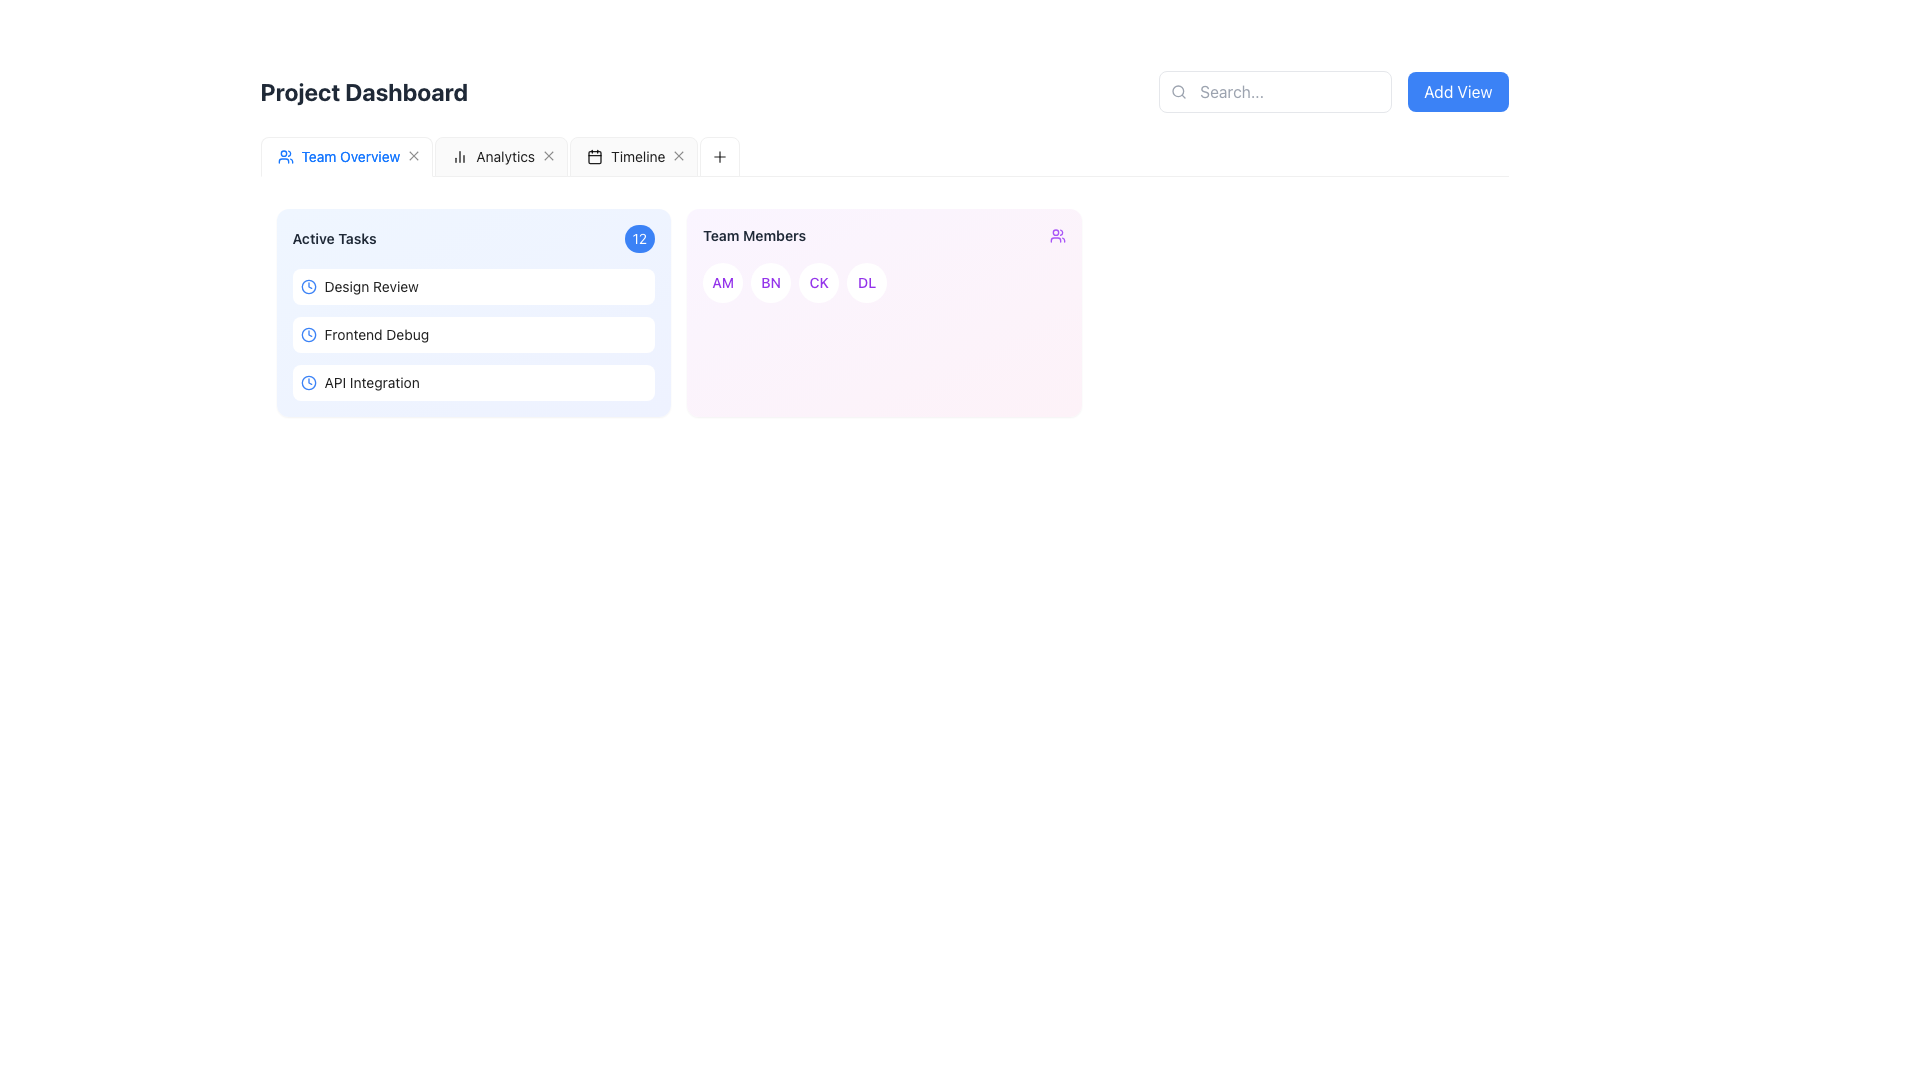 This screenshot has height=1080, width=1920. I want to click on the SVG clock icon located to the left of the 'Frontend Debug' text in the second item of the 'Active Tasks' section, positioned between 'Design Review' and 'API Integration', so click(307, 334).